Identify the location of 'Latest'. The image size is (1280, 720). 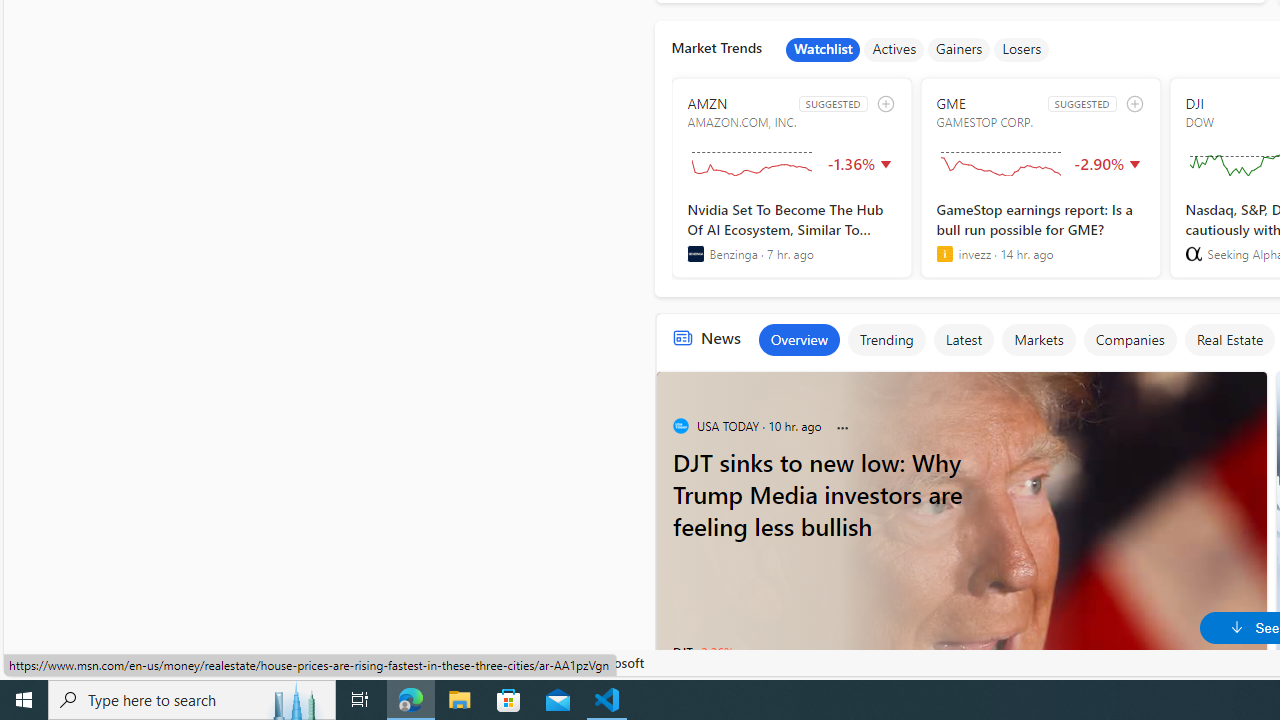
(963, 338).